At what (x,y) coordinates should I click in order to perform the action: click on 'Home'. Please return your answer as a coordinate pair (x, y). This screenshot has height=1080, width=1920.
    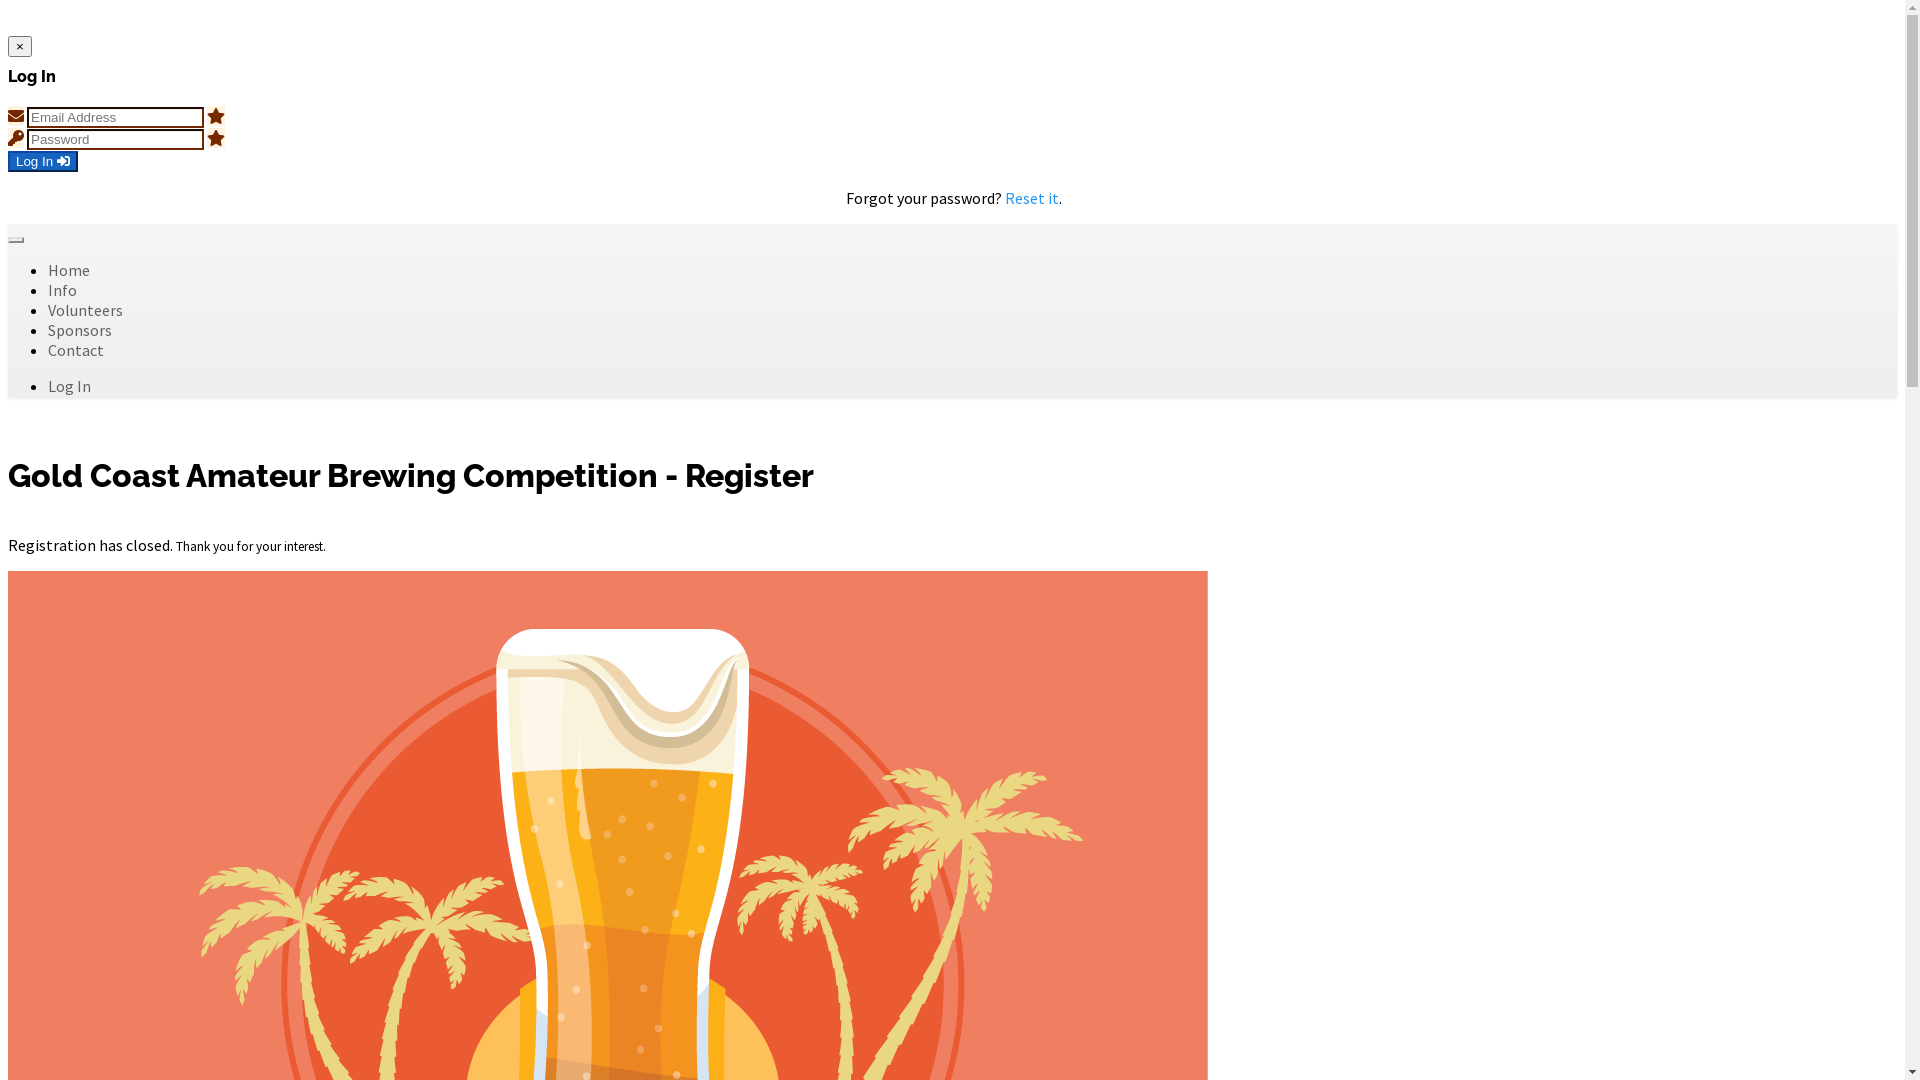
    Looking at the image, I should click on (68, 270).